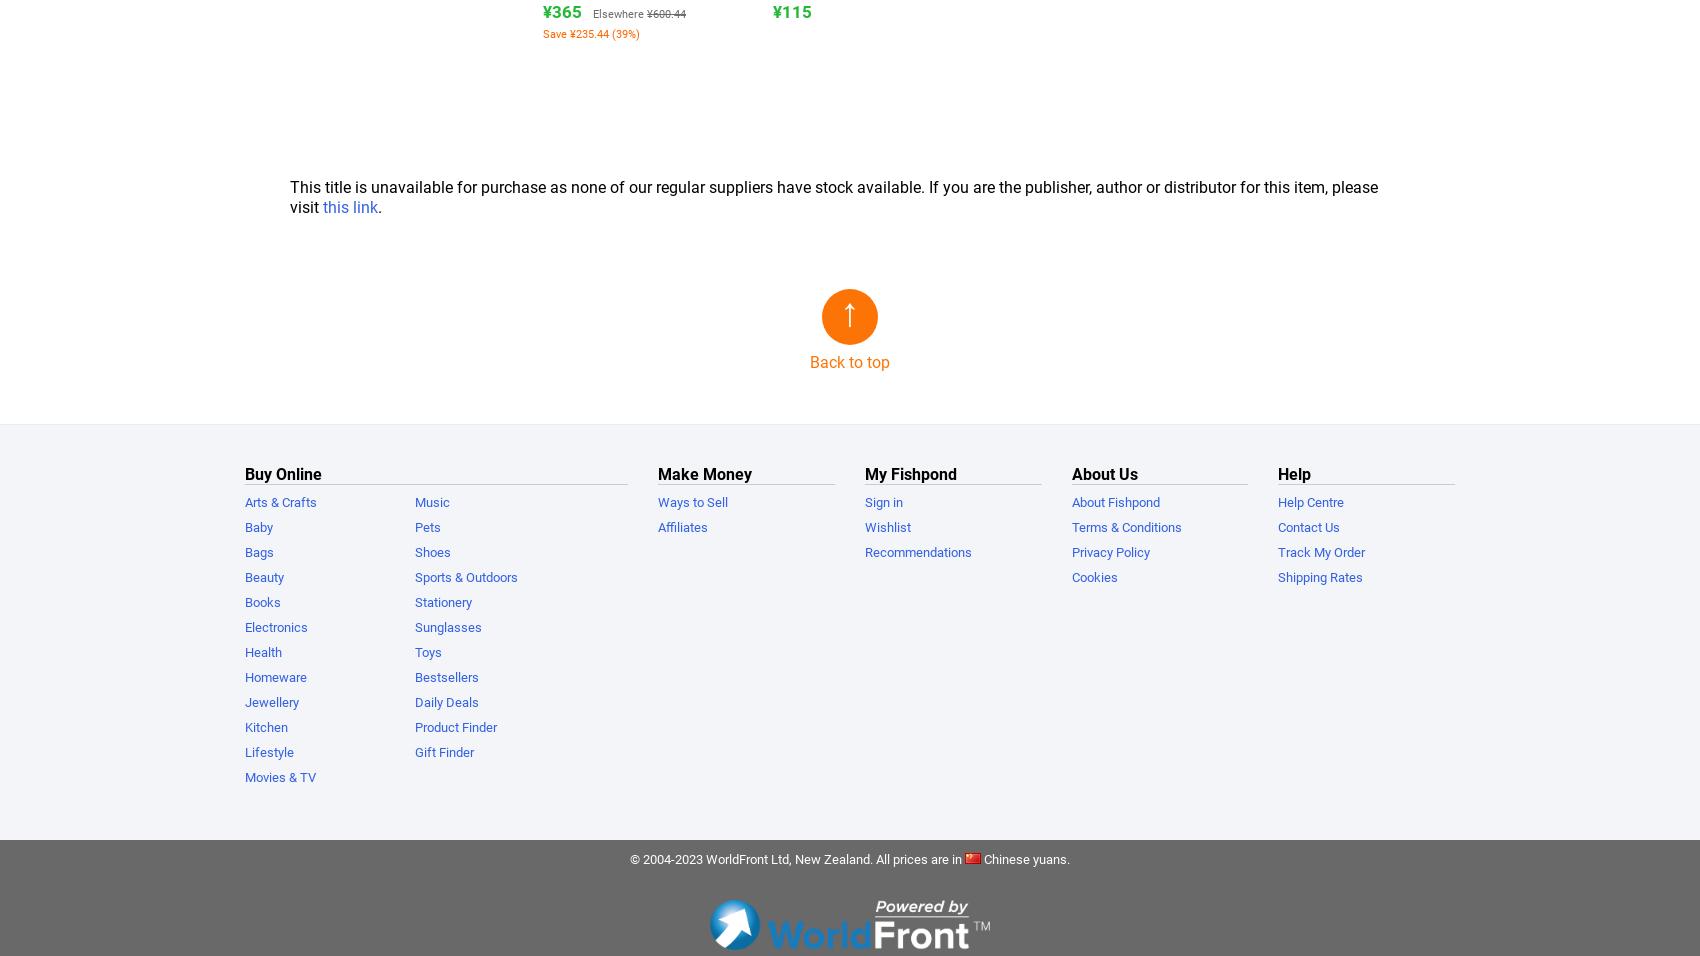  I want to click on 'Movies & TV', so click(244, 776).